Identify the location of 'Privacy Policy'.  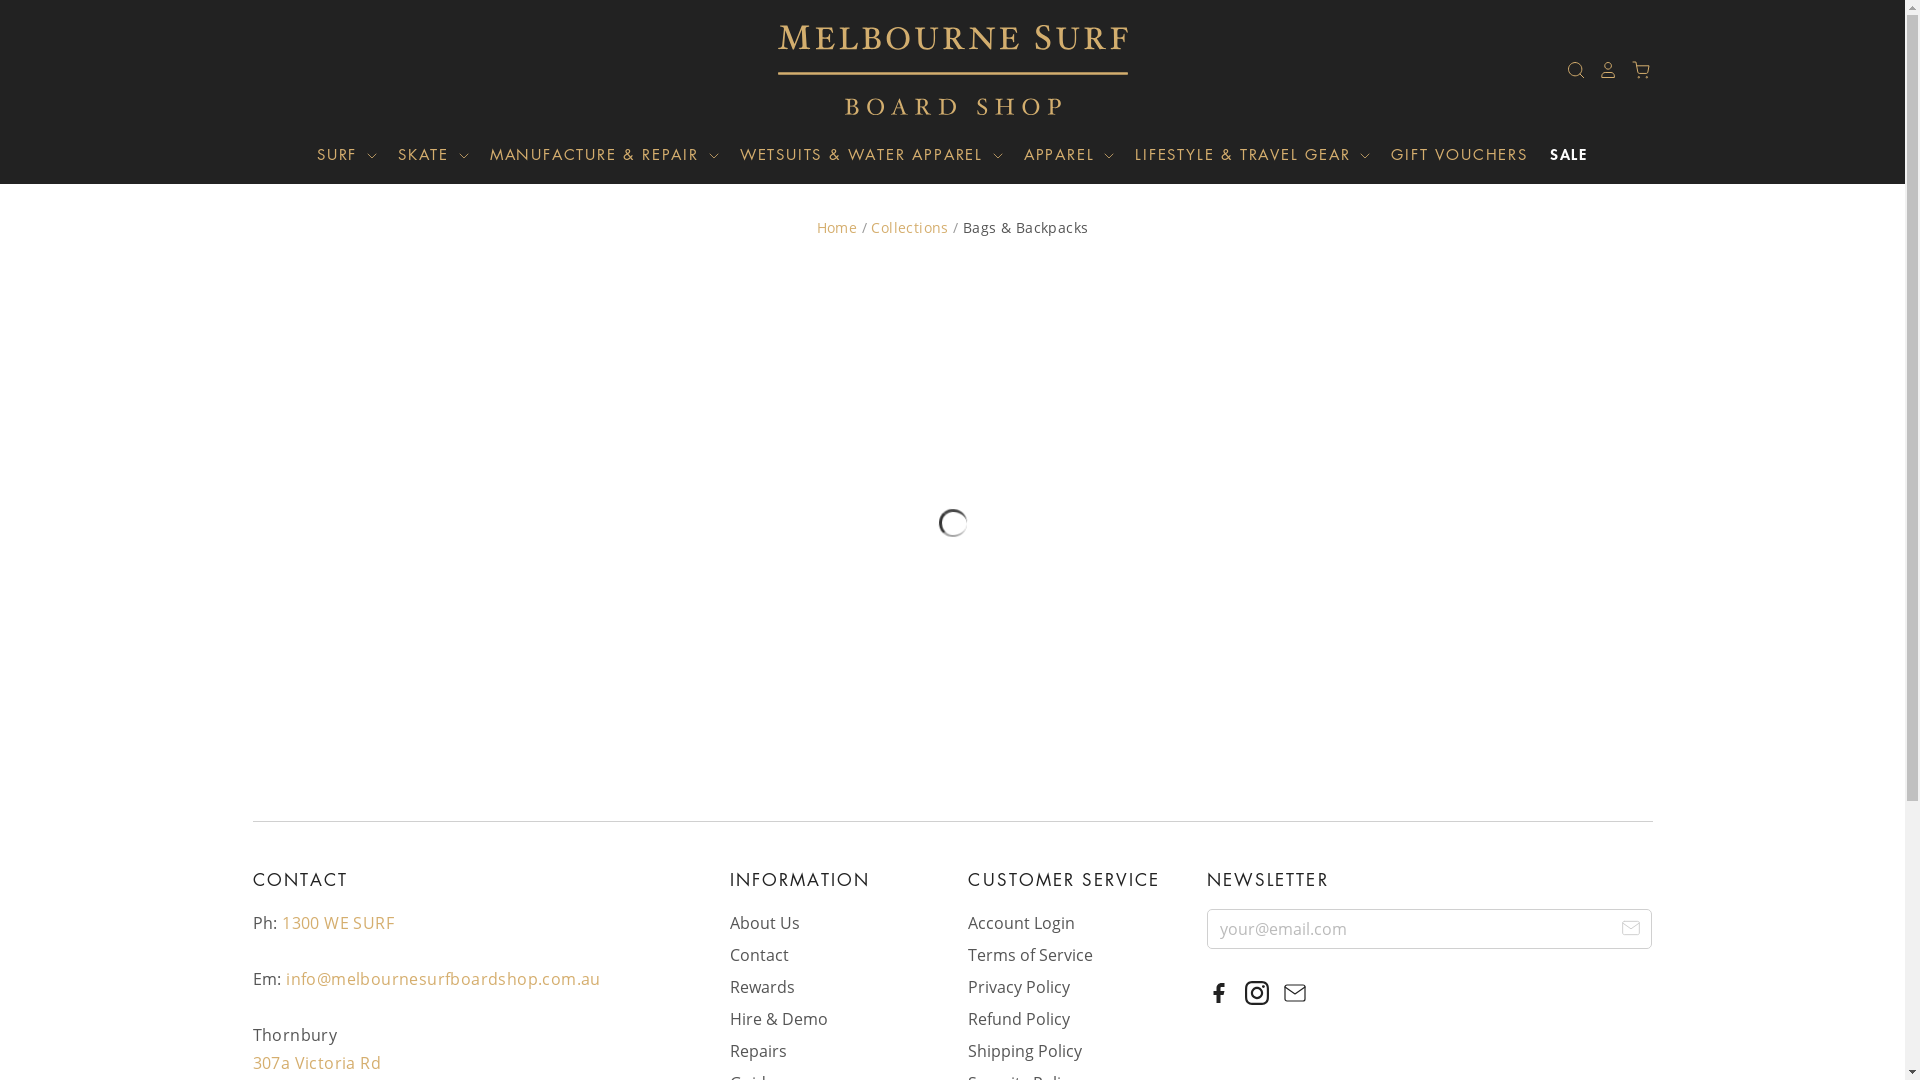
(1018, 986).